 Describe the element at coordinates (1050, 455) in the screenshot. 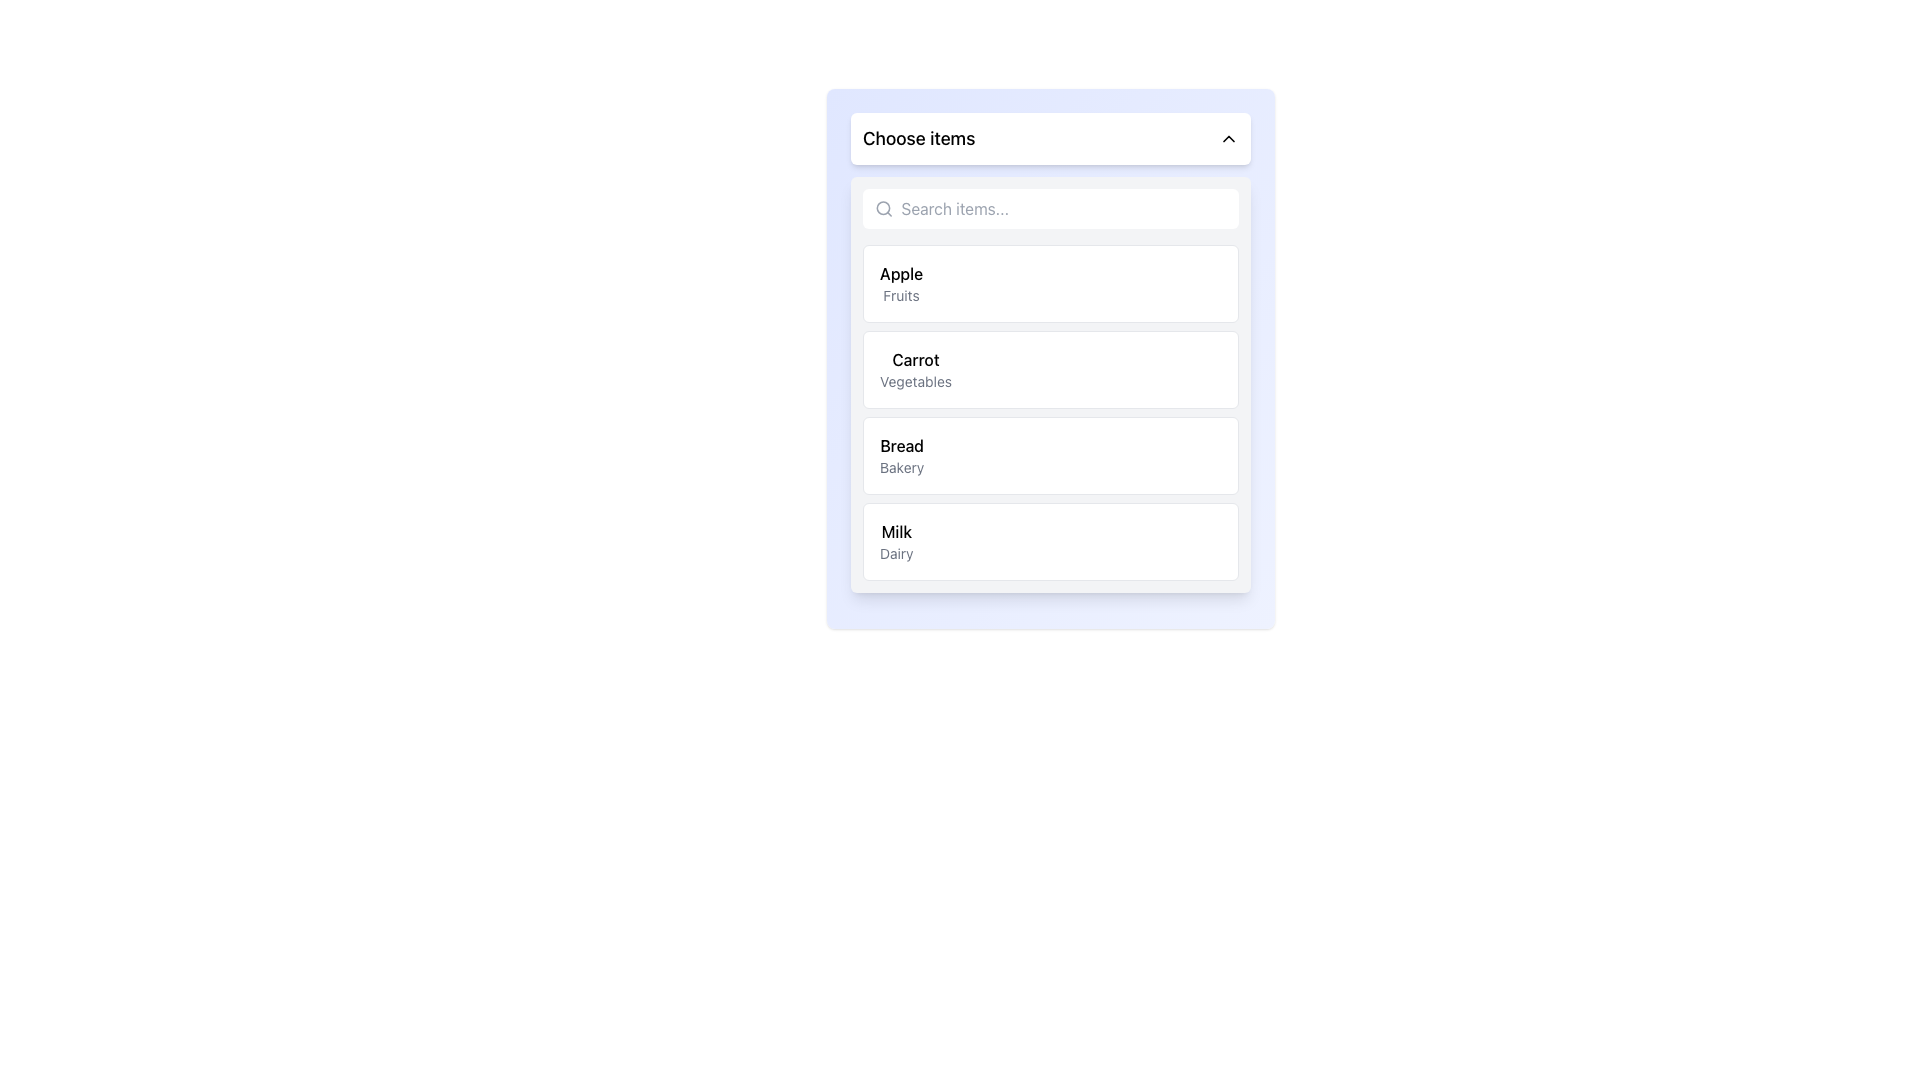

I see `the 'Bread Bakery' option in the list` at that location.